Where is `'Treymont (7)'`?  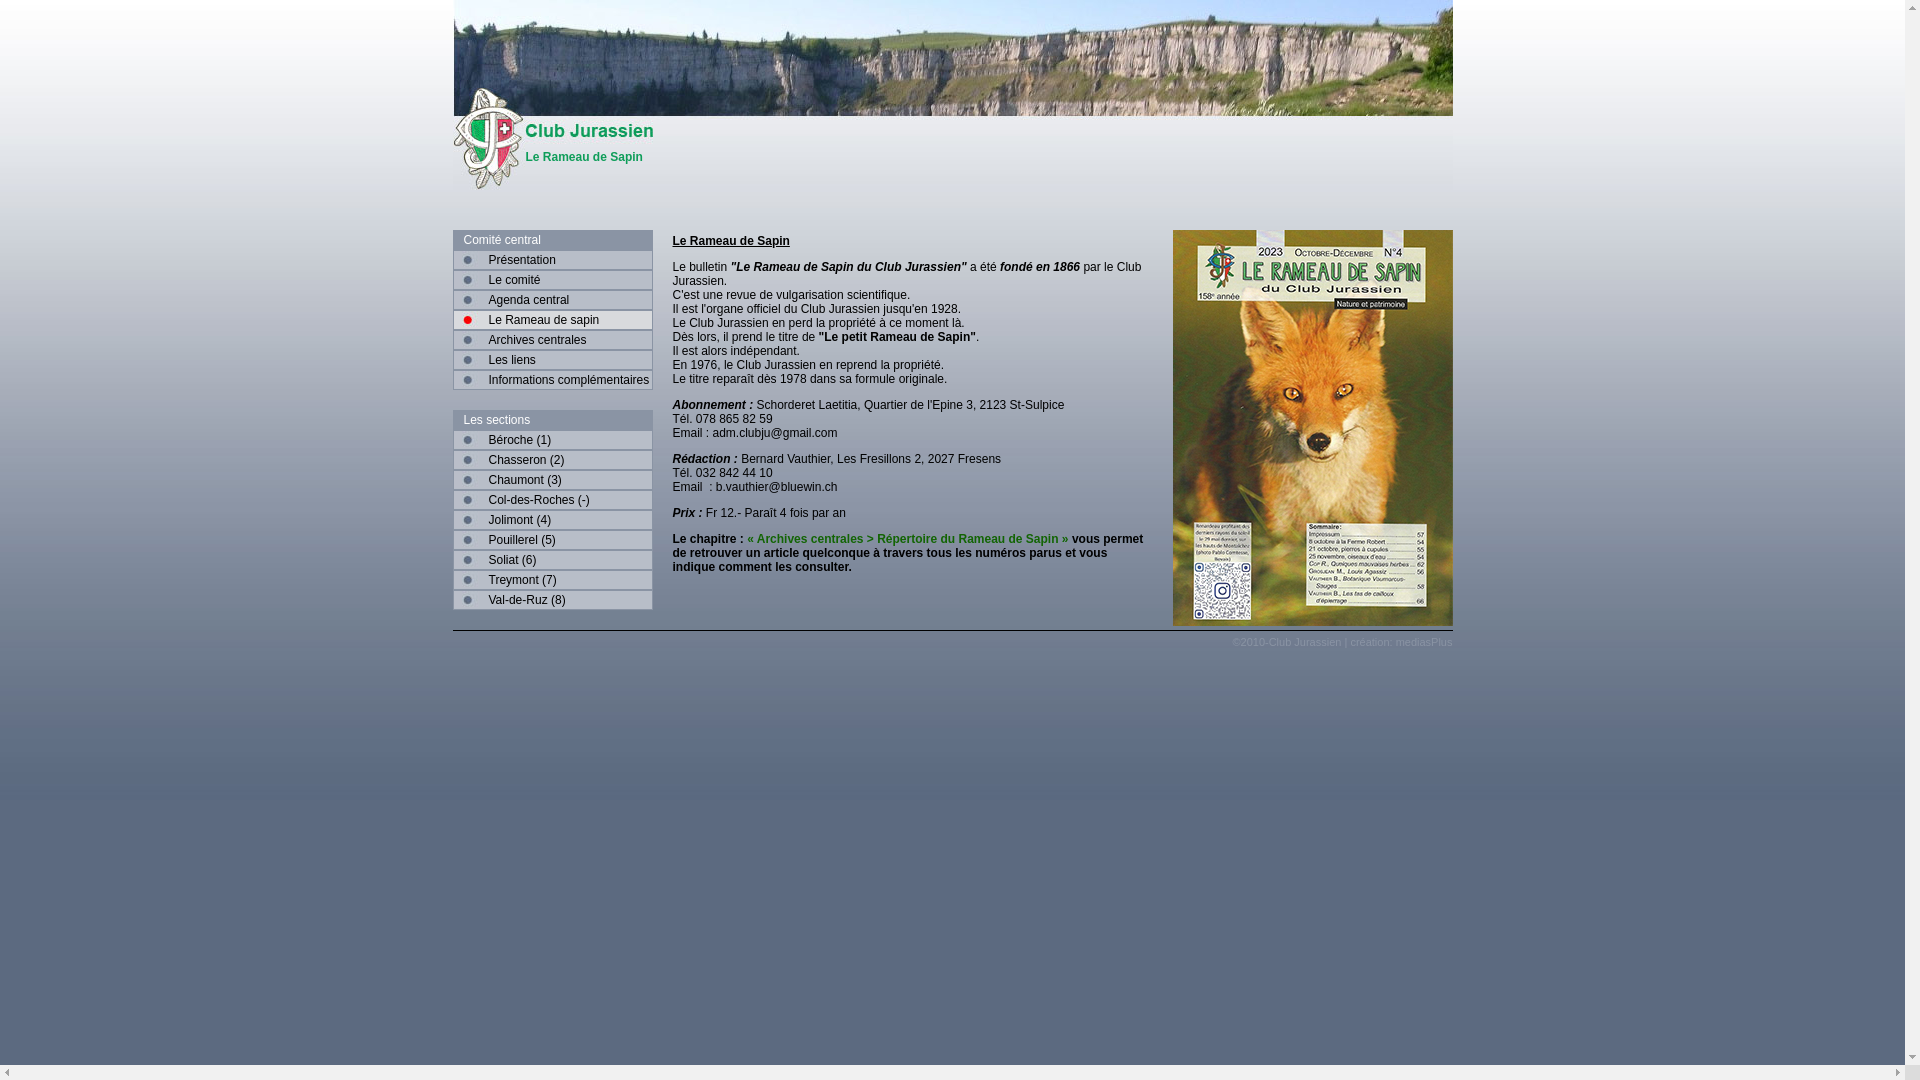
'Treymont (7)' is located at coordinates (552, 579).